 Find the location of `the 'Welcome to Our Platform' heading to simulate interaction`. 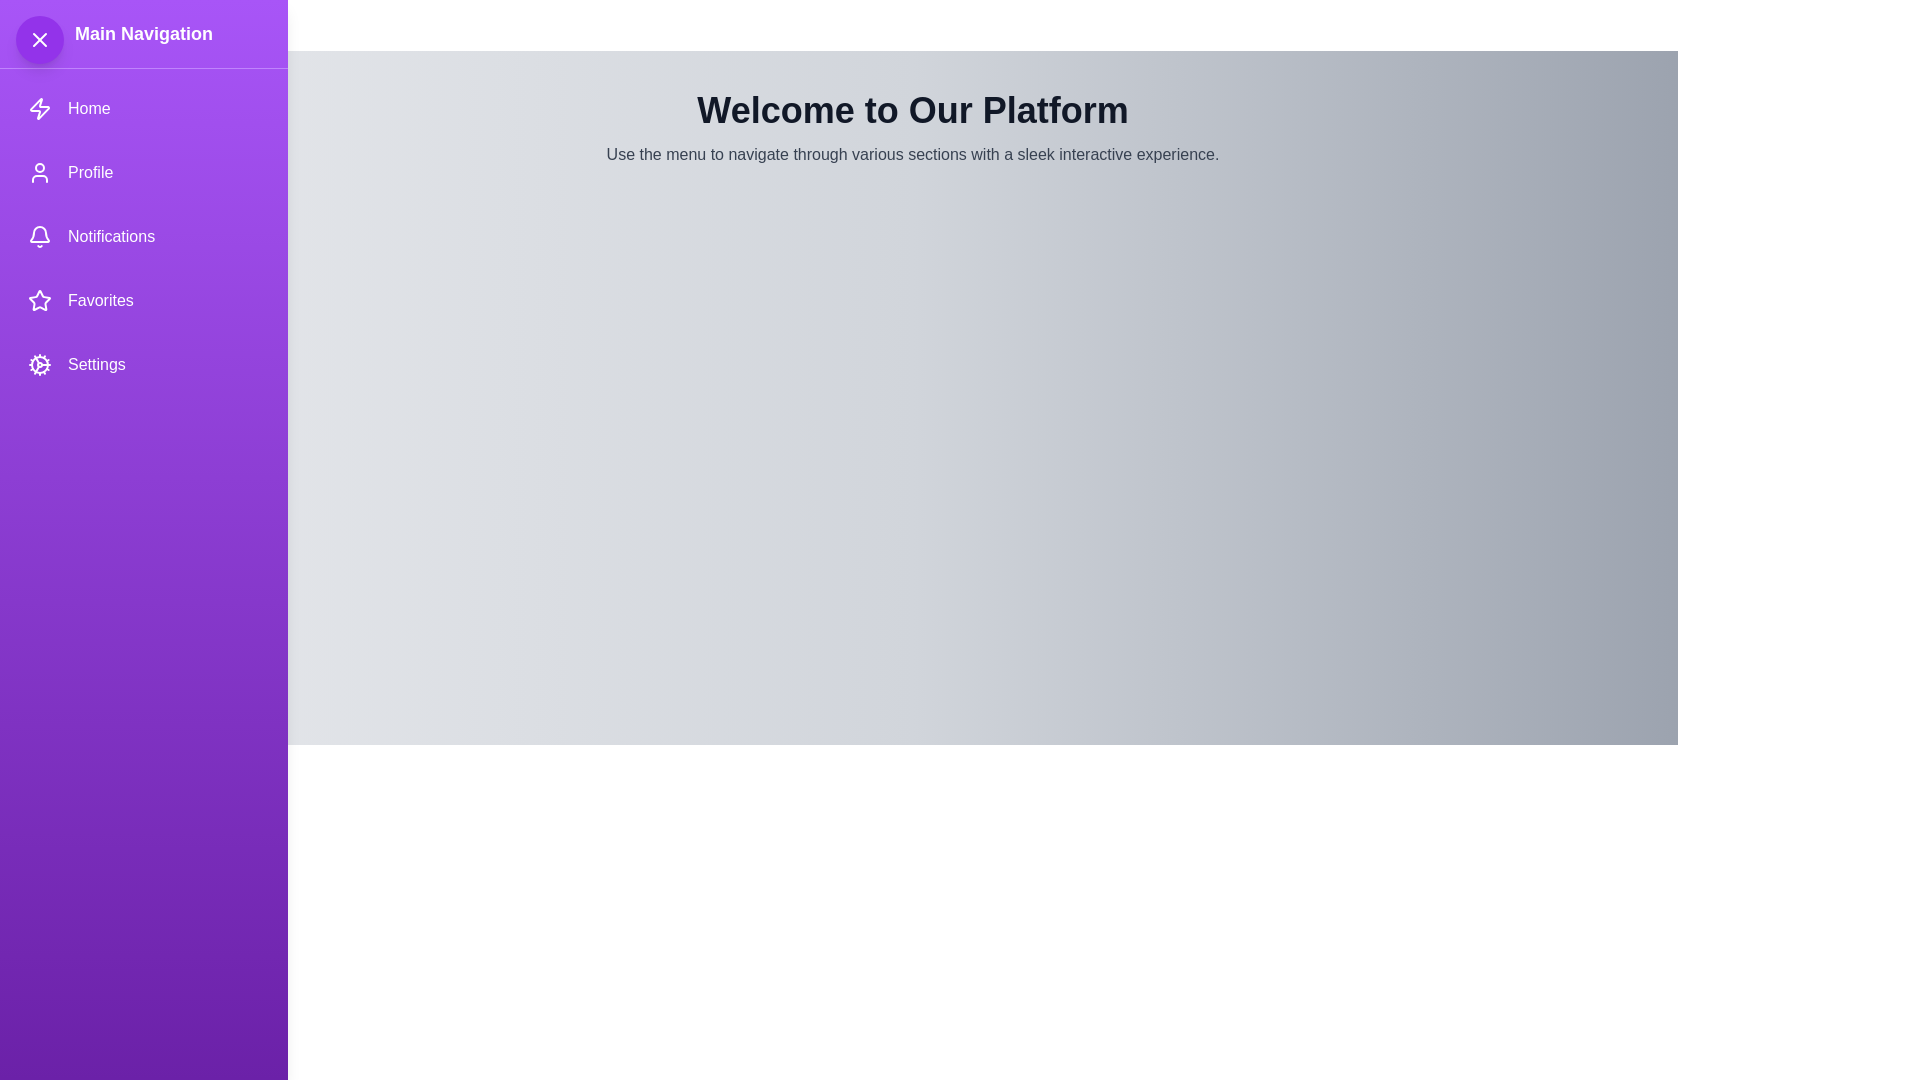

the 'Welcome to Our Platform' heading to simulate interaction is located at coordinates (911, 111).